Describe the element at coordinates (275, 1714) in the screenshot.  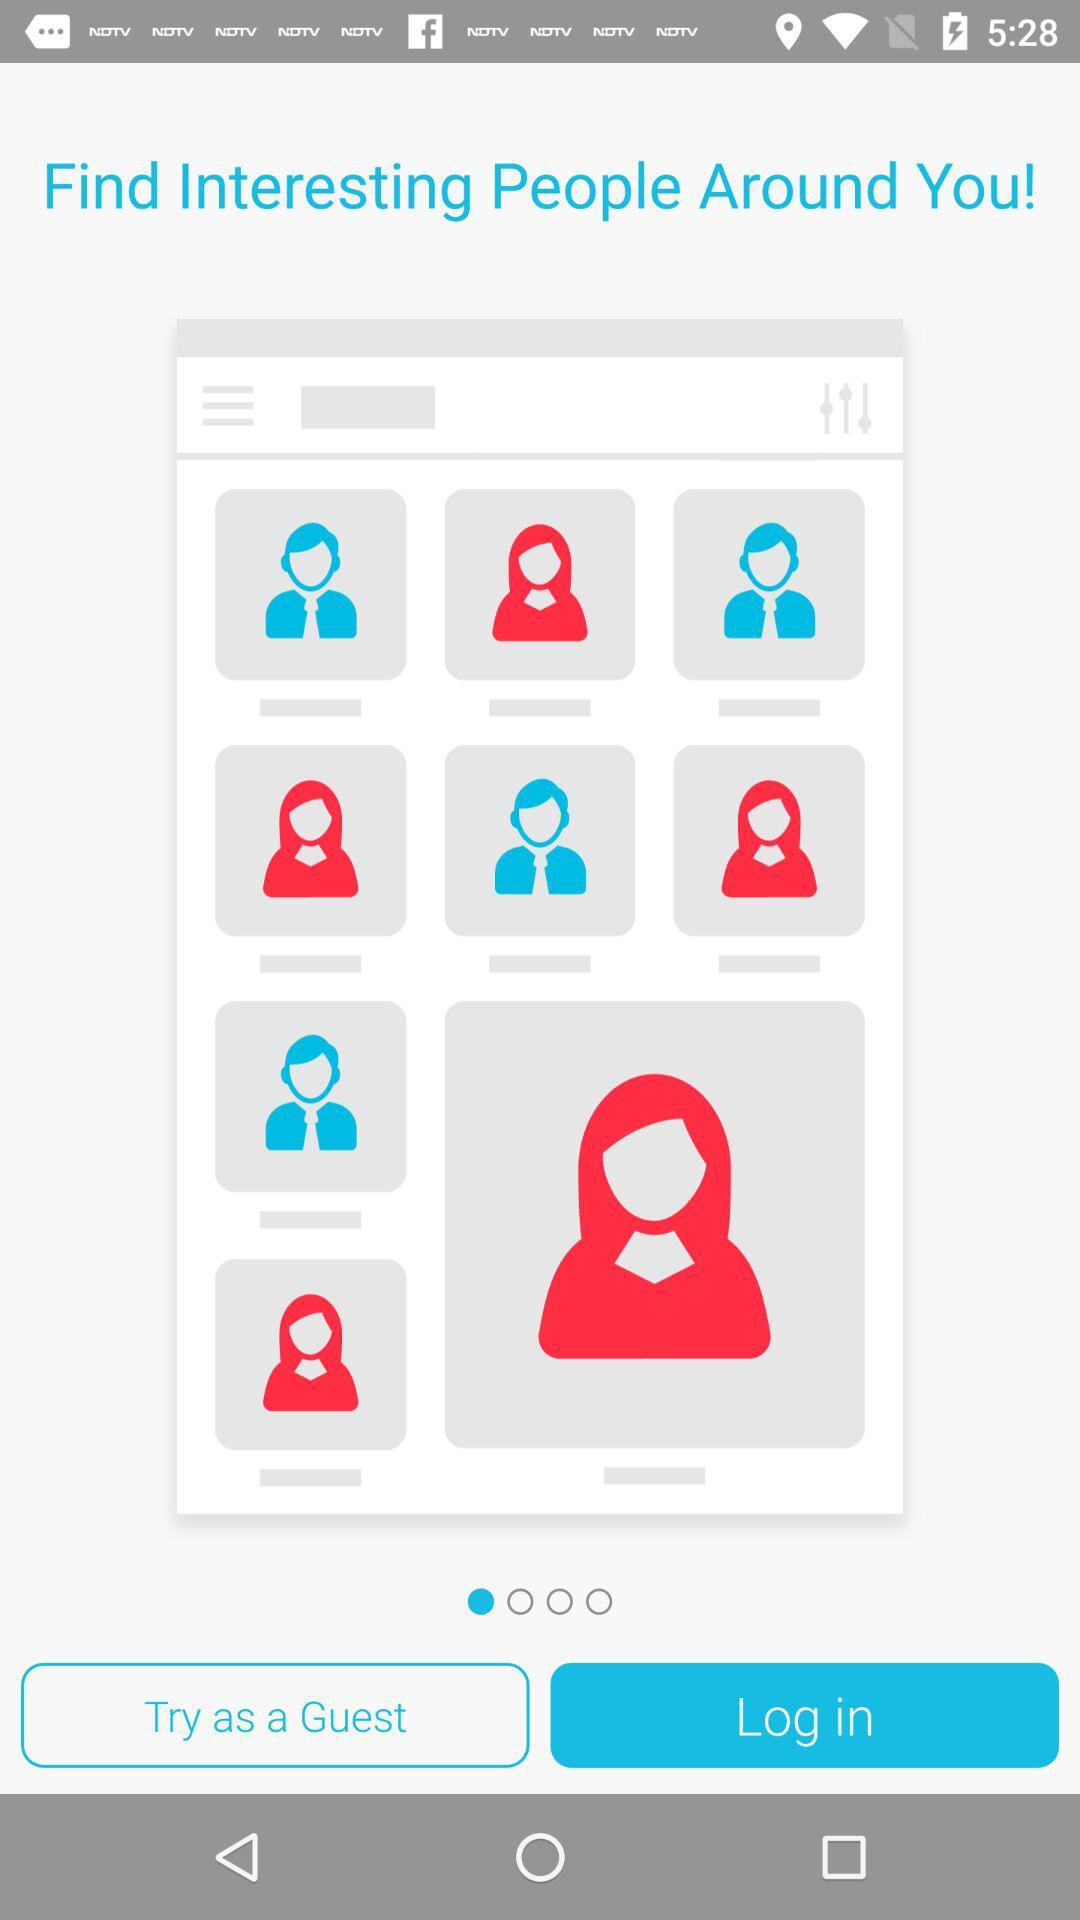
I see `the try as a item` at that location.